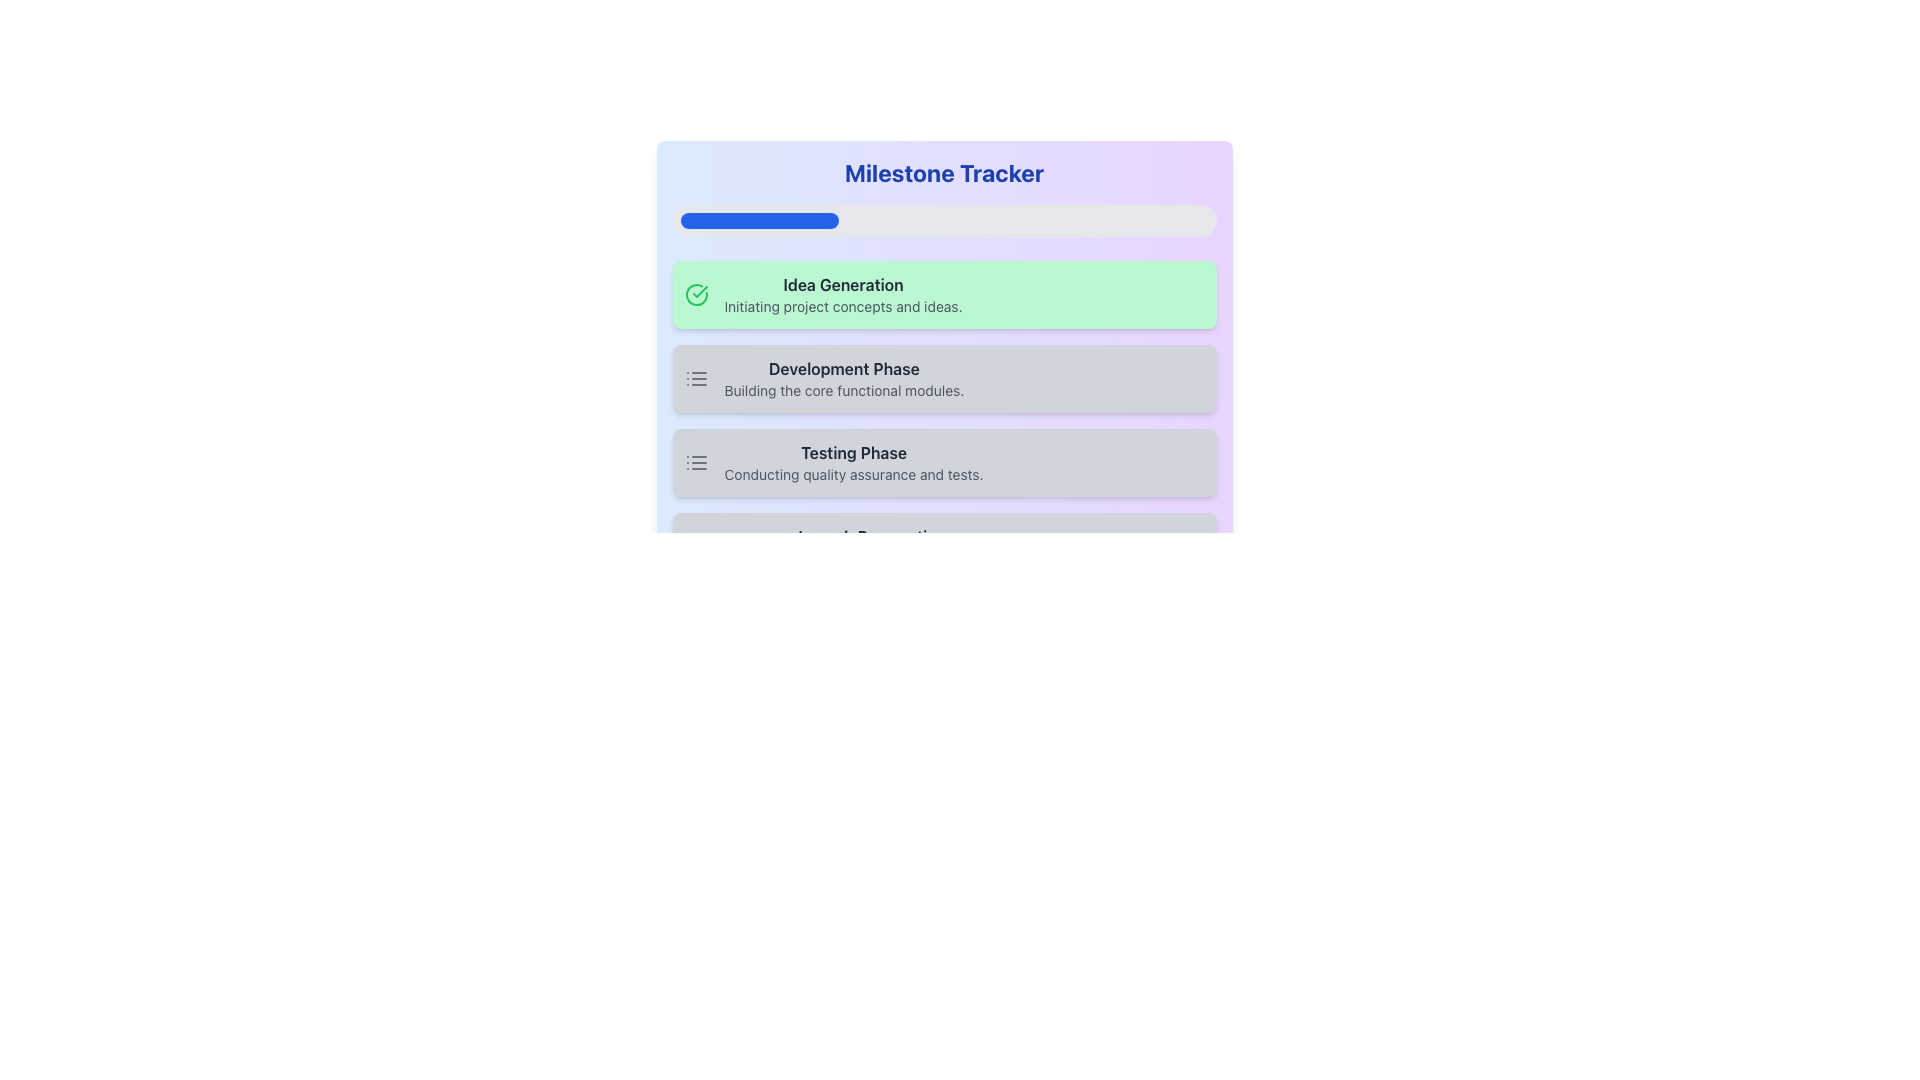  I want to click on the progress bar, so click(710, 220).